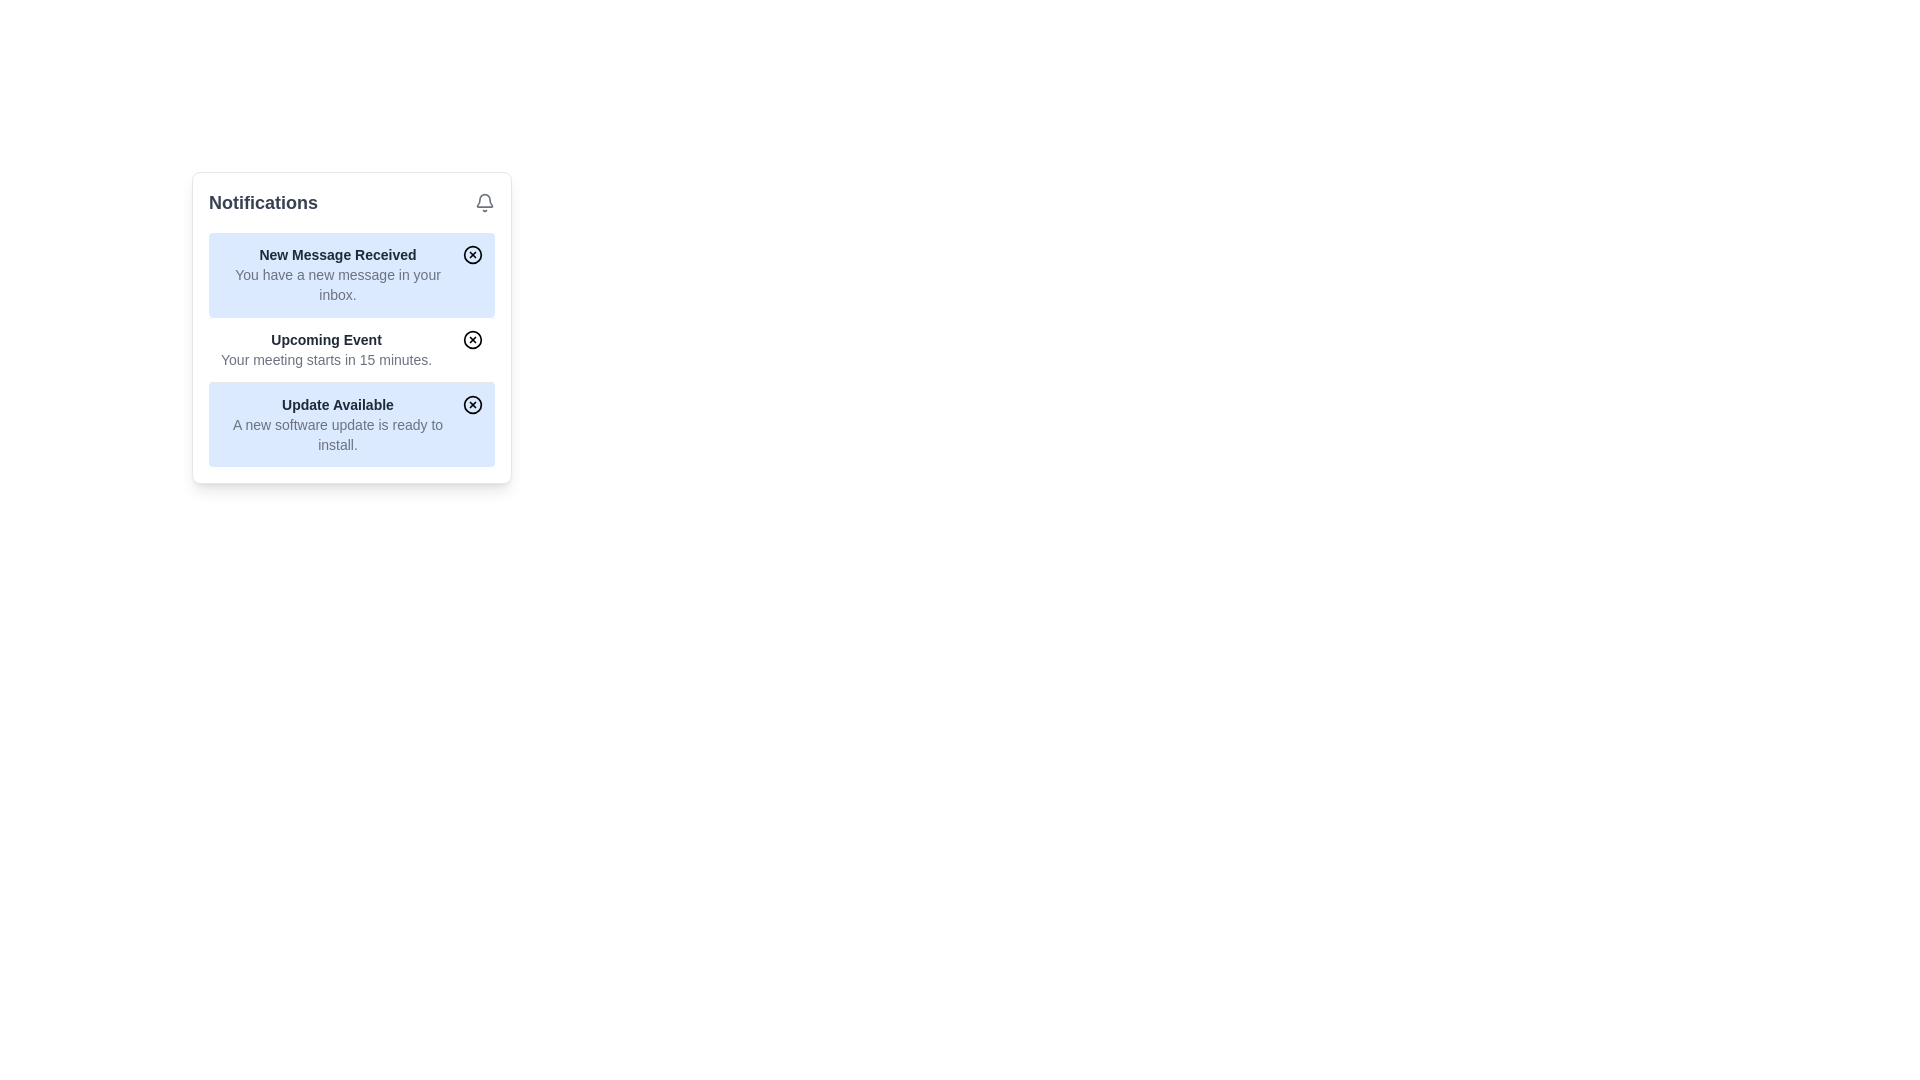 The width and height of the screenshot is (1920, 1080). I want to click on the circular button with a hollow circle and 'x' shape in the center, so click(472, 405).